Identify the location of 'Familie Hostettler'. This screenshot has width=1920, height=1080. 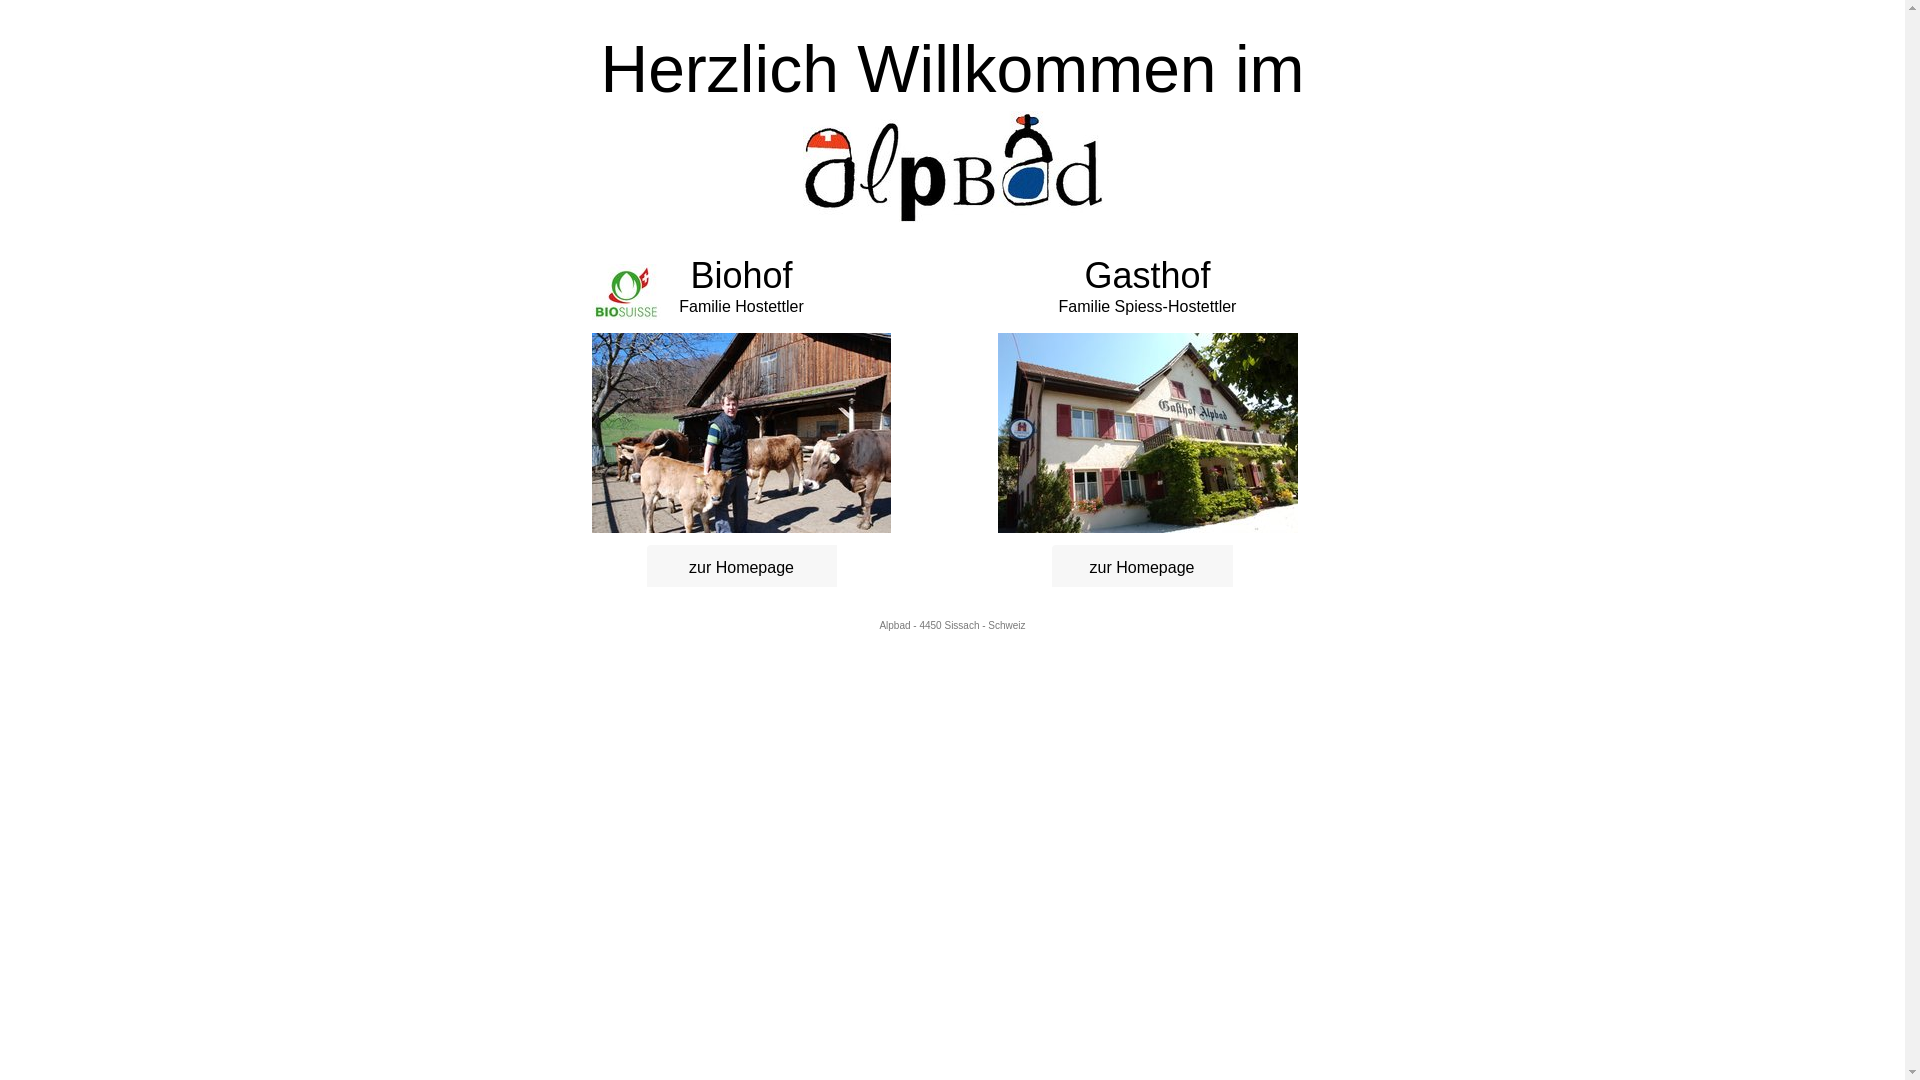
(678, 306).